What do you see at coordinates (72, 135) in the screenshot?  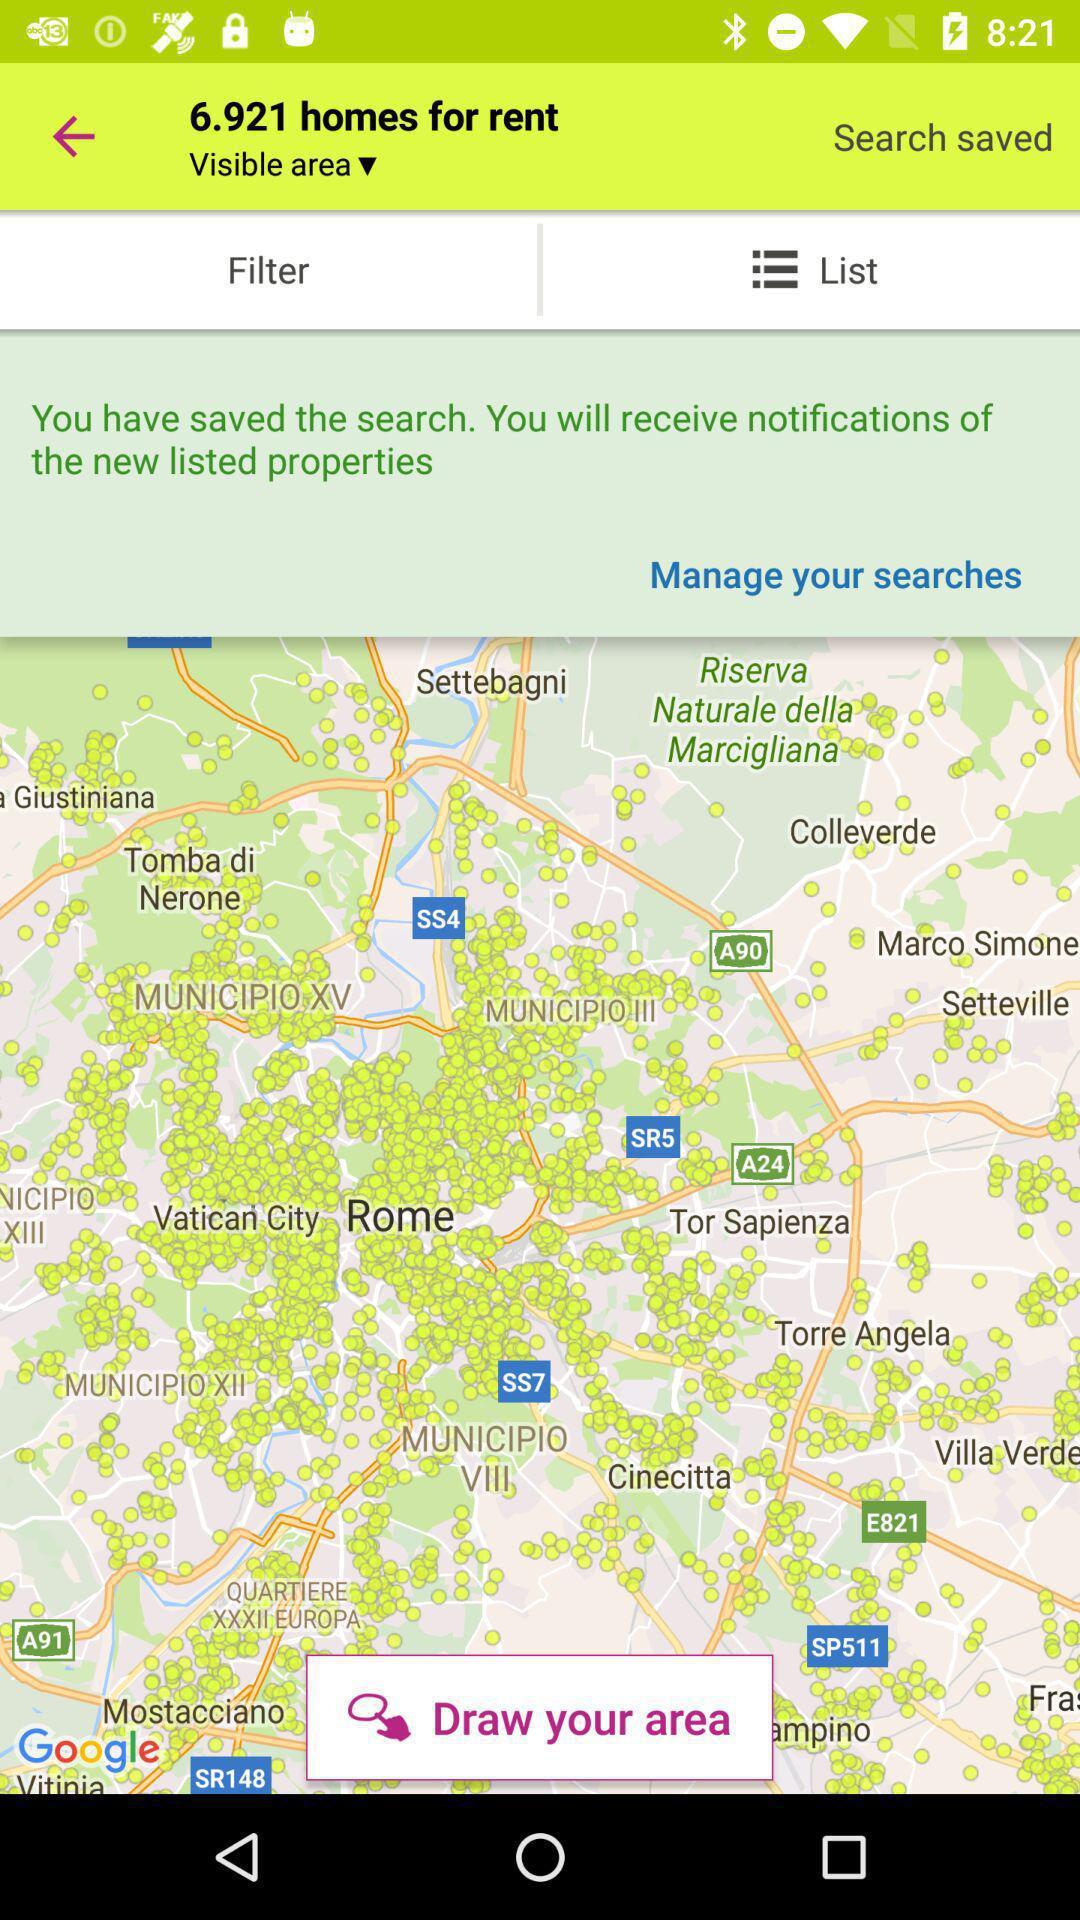 I see `icon next to the 6 921 homes item` at bounding box center [72, 135].